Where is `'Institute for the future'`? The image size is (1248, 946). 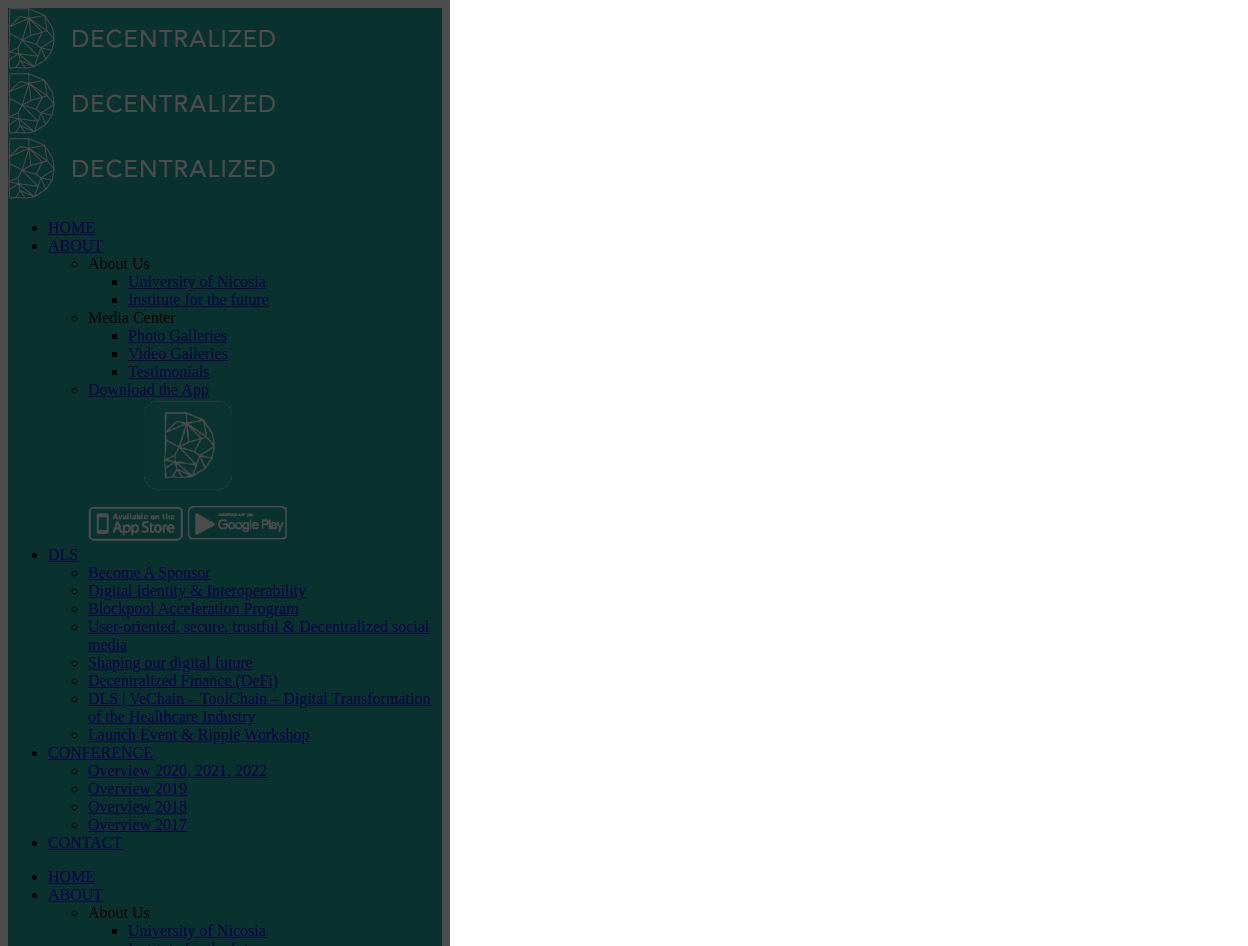 'Institute for the future' is located at coordinates (197, 298).